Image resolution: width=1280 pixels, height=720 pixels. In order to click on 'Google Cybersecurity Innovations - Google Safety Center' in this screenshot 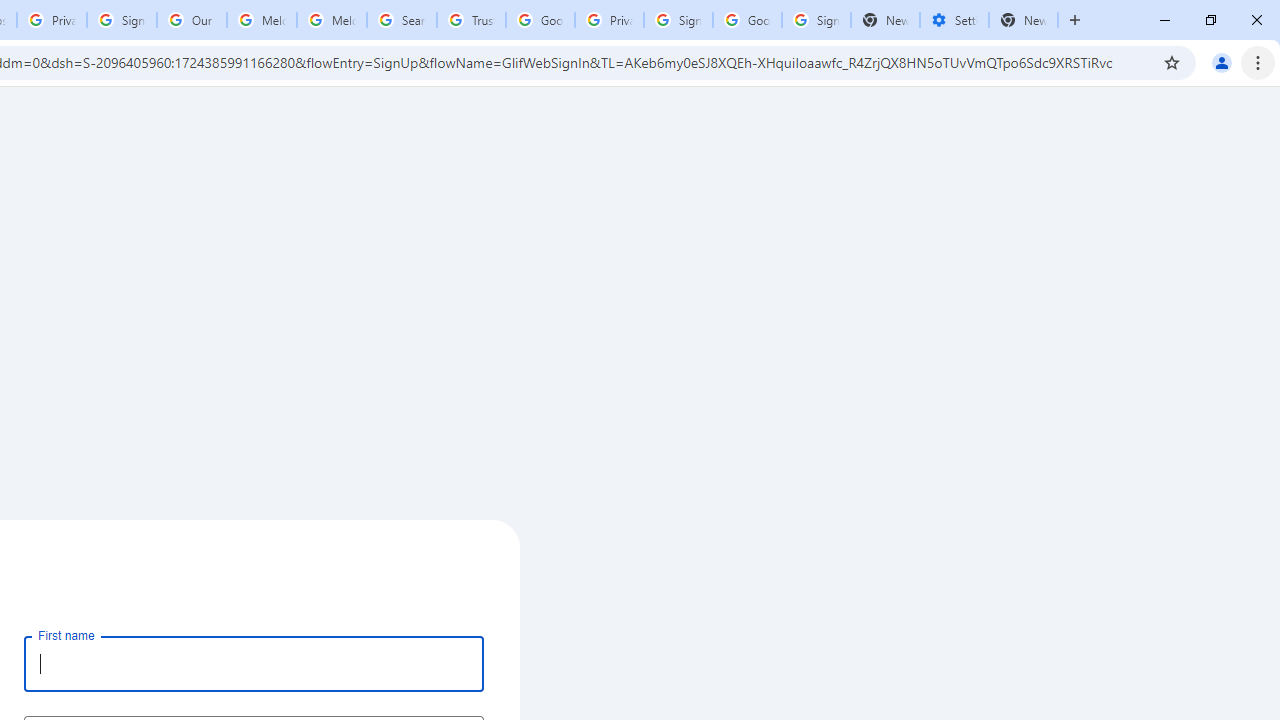, I will do `click(746, 20)`.